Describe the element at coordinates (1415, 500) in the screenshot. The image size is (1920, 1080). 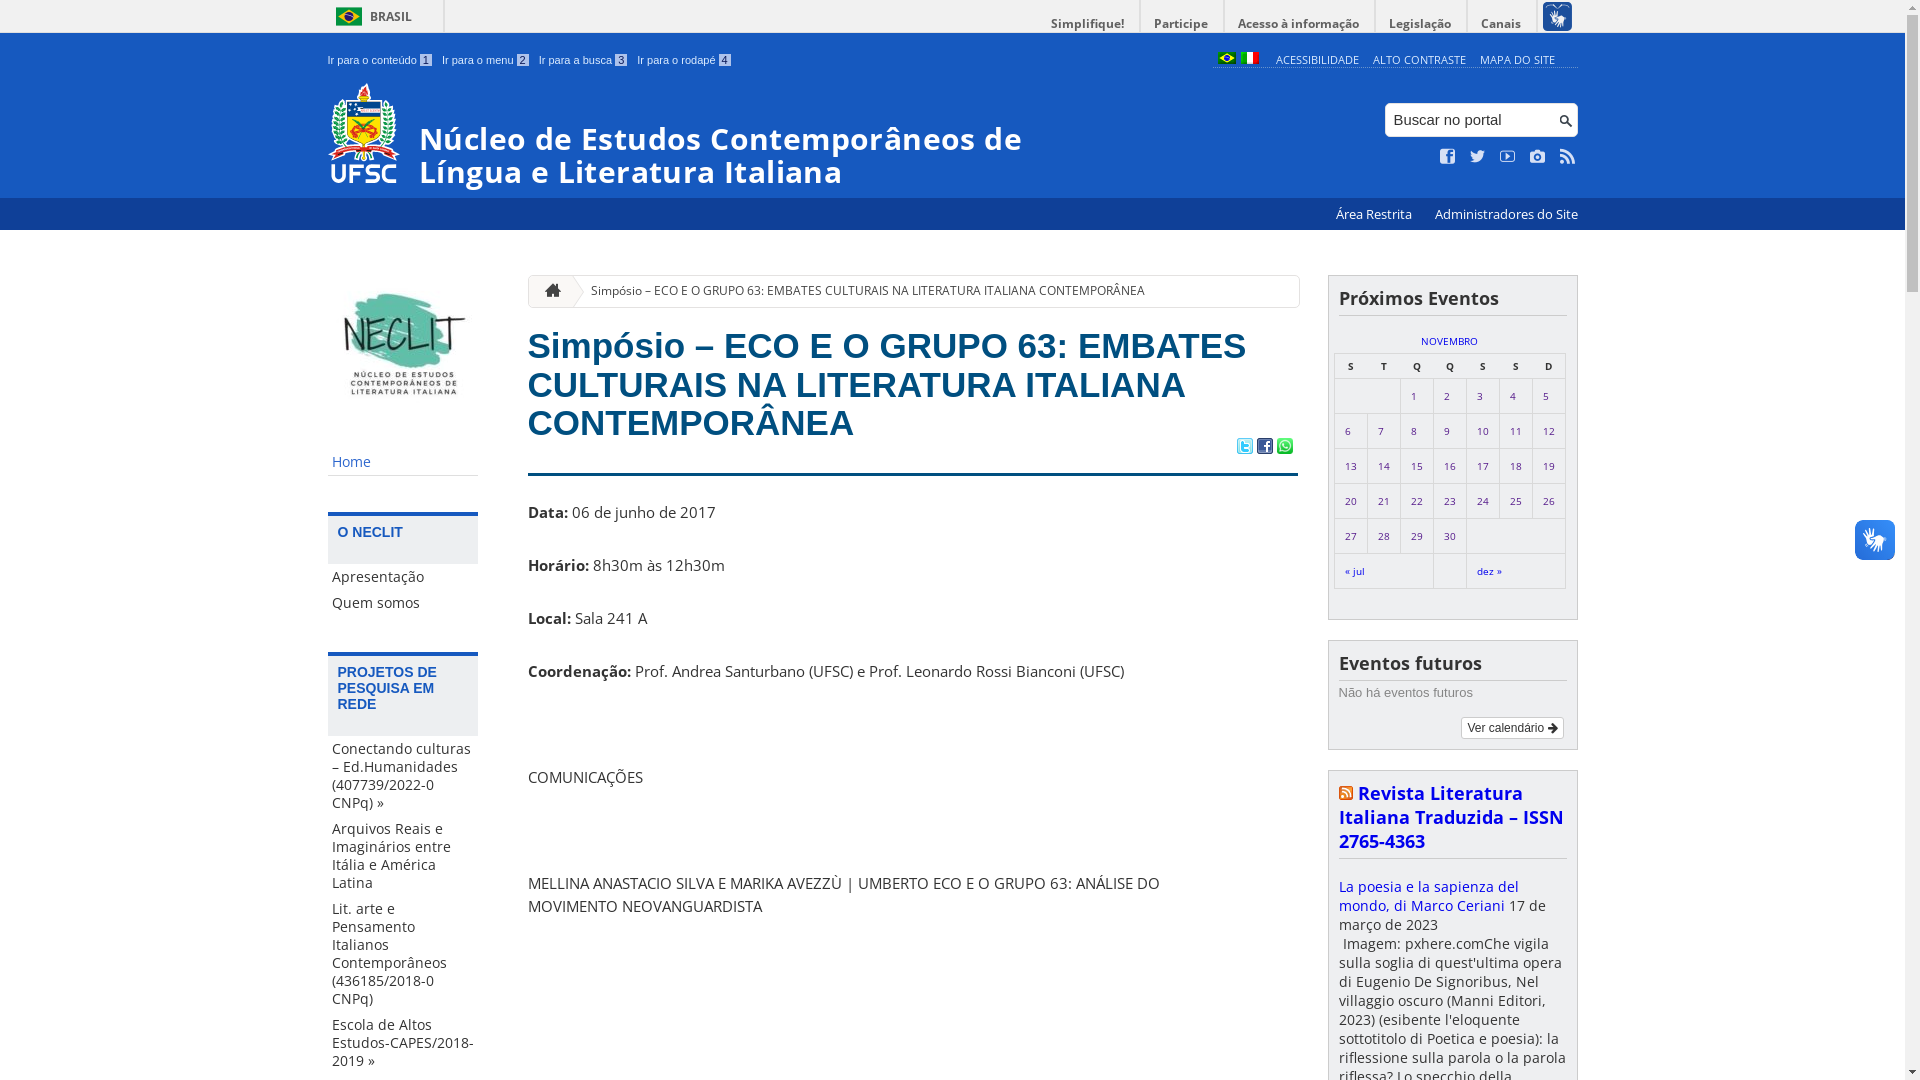
I see `'22'` at that location.